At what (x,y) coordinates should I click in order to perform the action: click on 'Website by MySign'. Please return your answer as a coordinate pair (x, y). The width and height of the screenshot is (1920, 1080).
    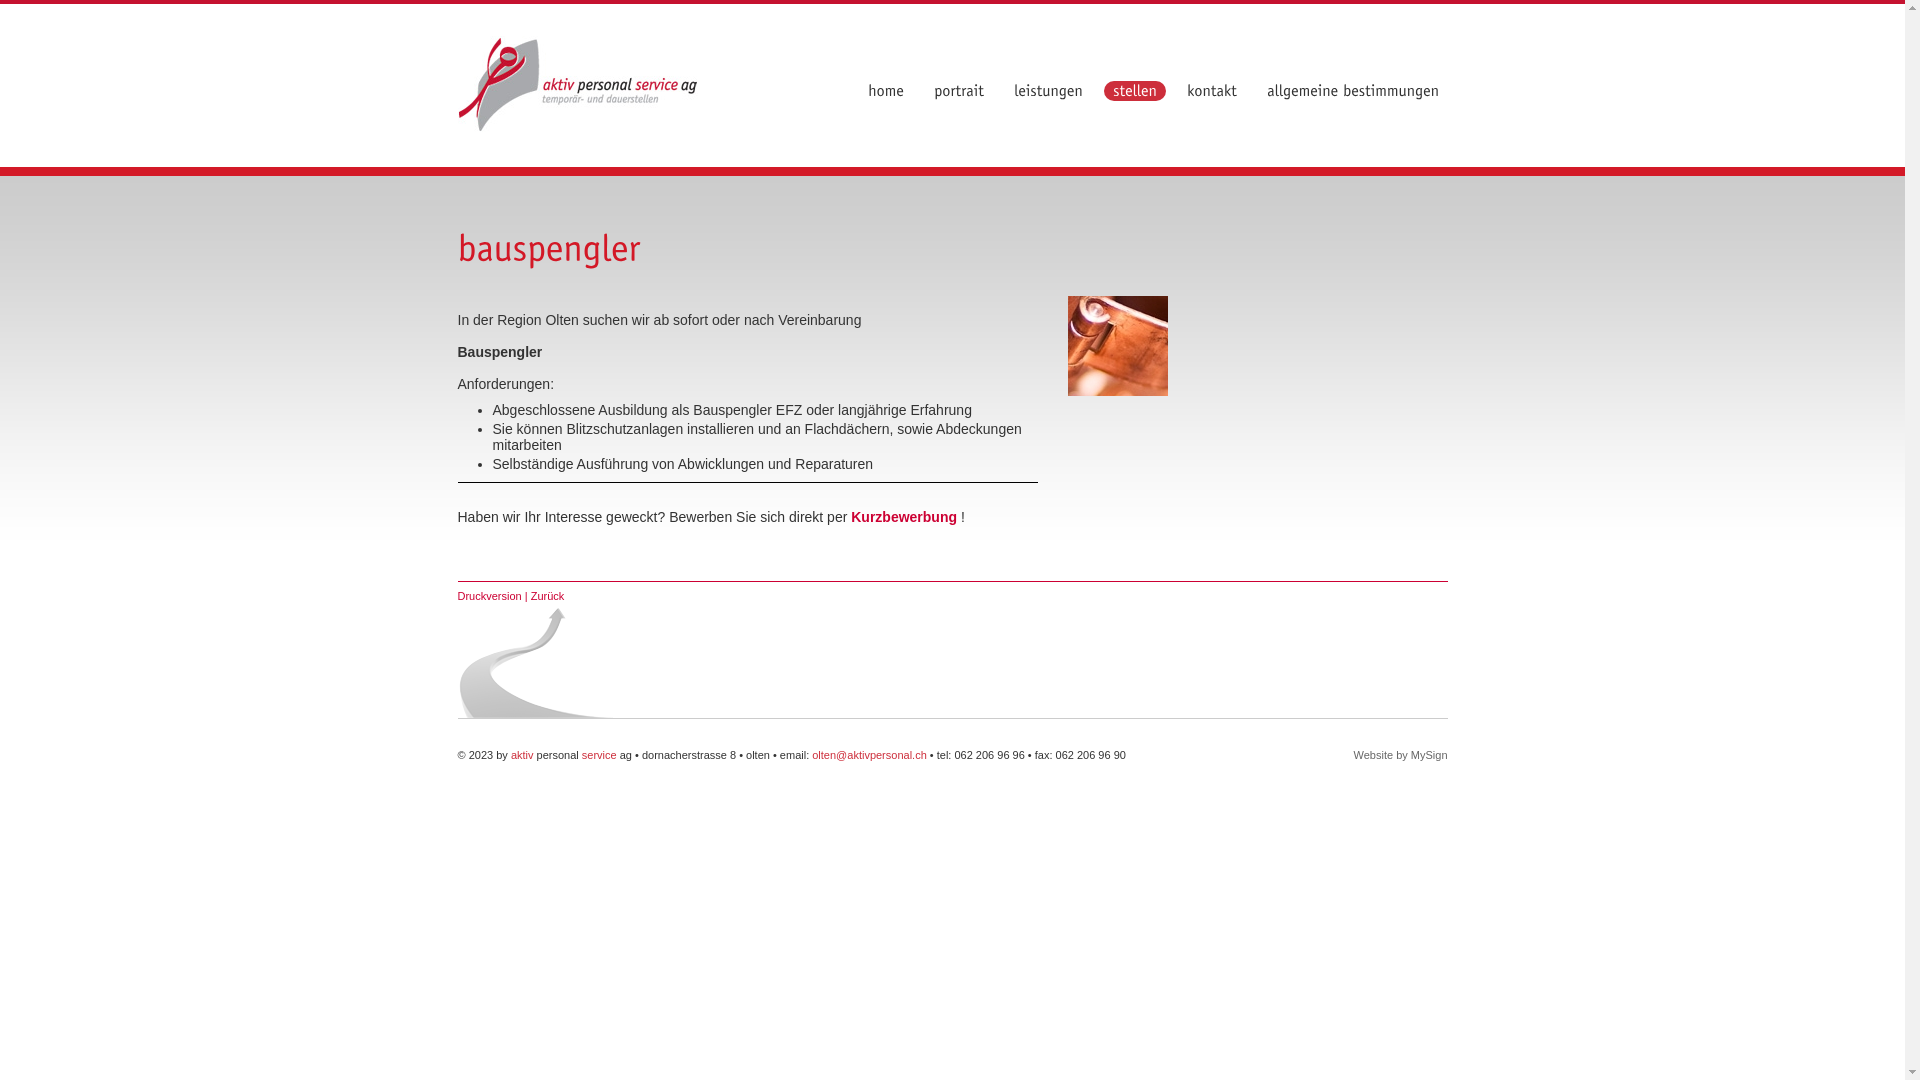
    Looking at the image, I should click on (1400, 755).